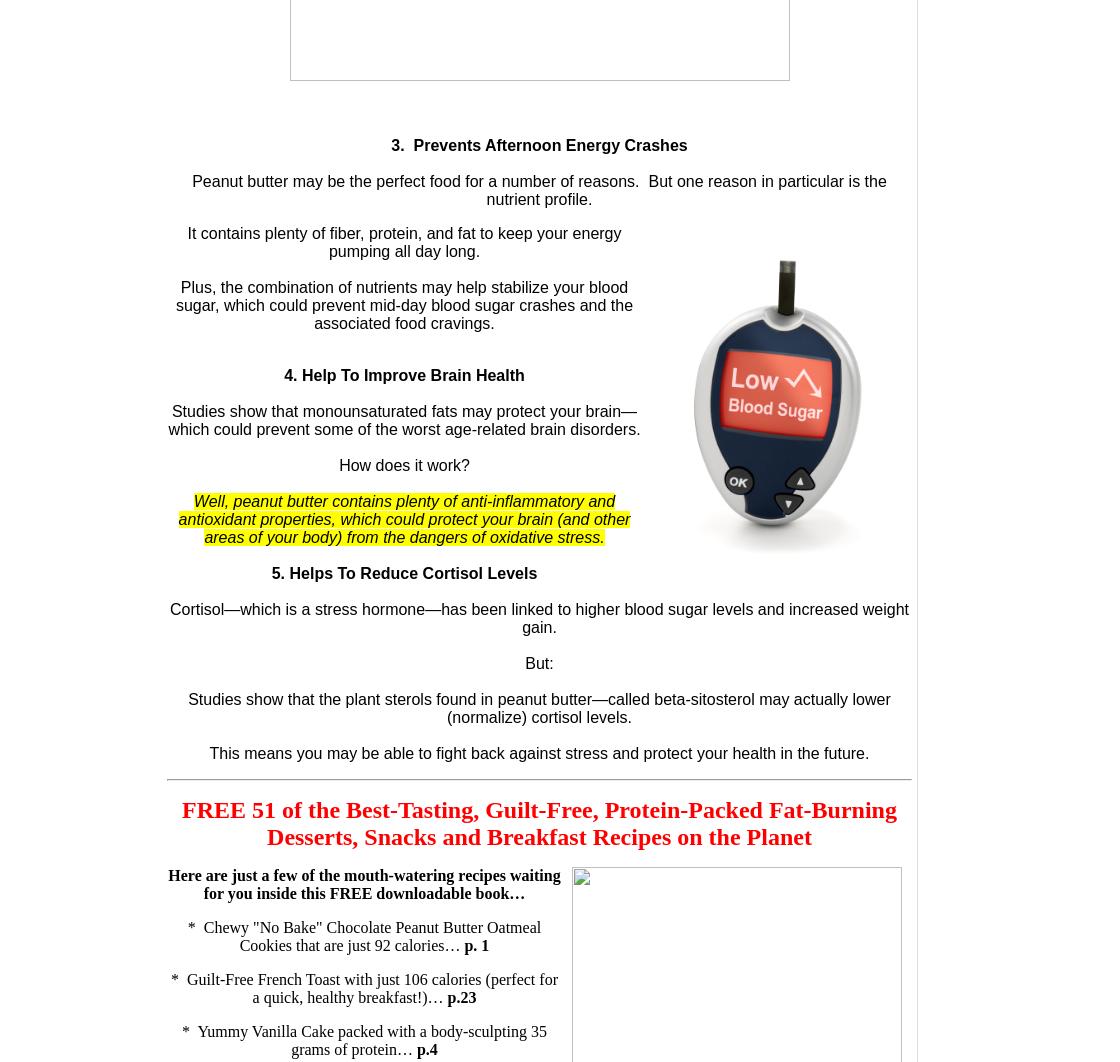  I want to click on 'Cortisol—which is a stress hormone—has been linked to higher blood sugar levels and increased weight gain.', so click(539, 618).